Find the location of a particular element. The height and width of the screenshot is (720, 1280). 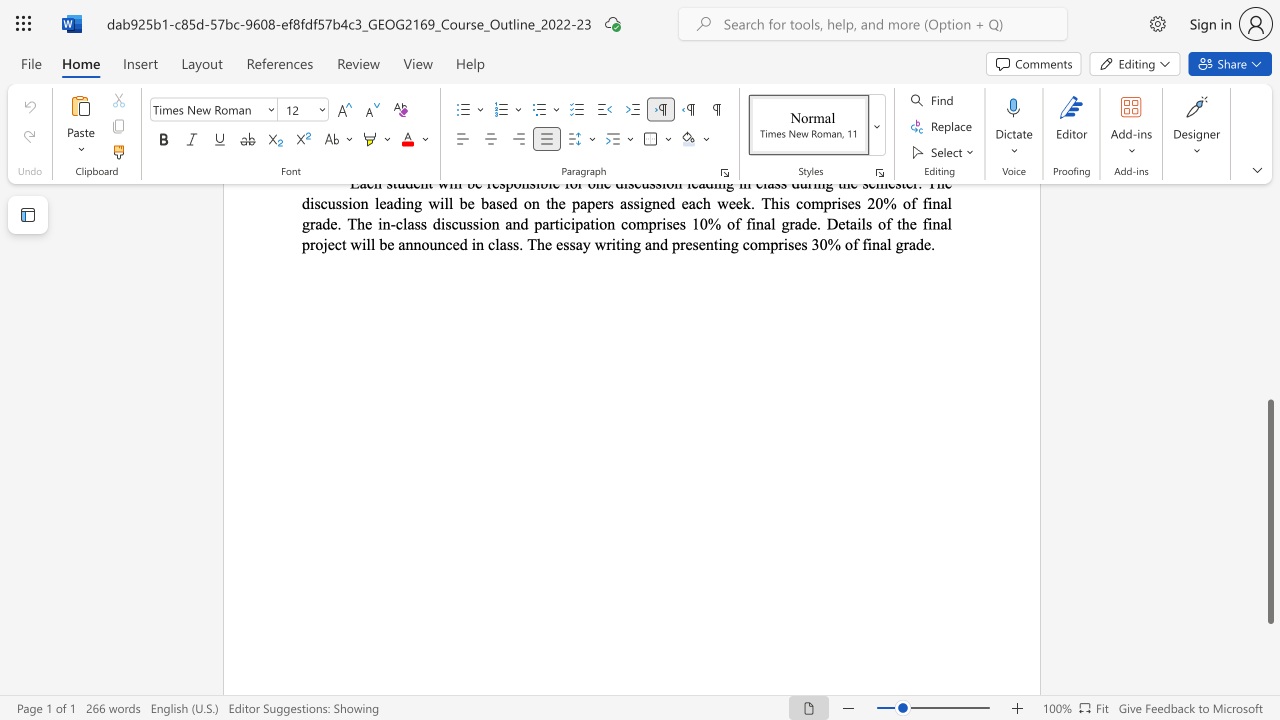

the scrollbar and move down 100 pixels is located at coordinates (1269, 510).